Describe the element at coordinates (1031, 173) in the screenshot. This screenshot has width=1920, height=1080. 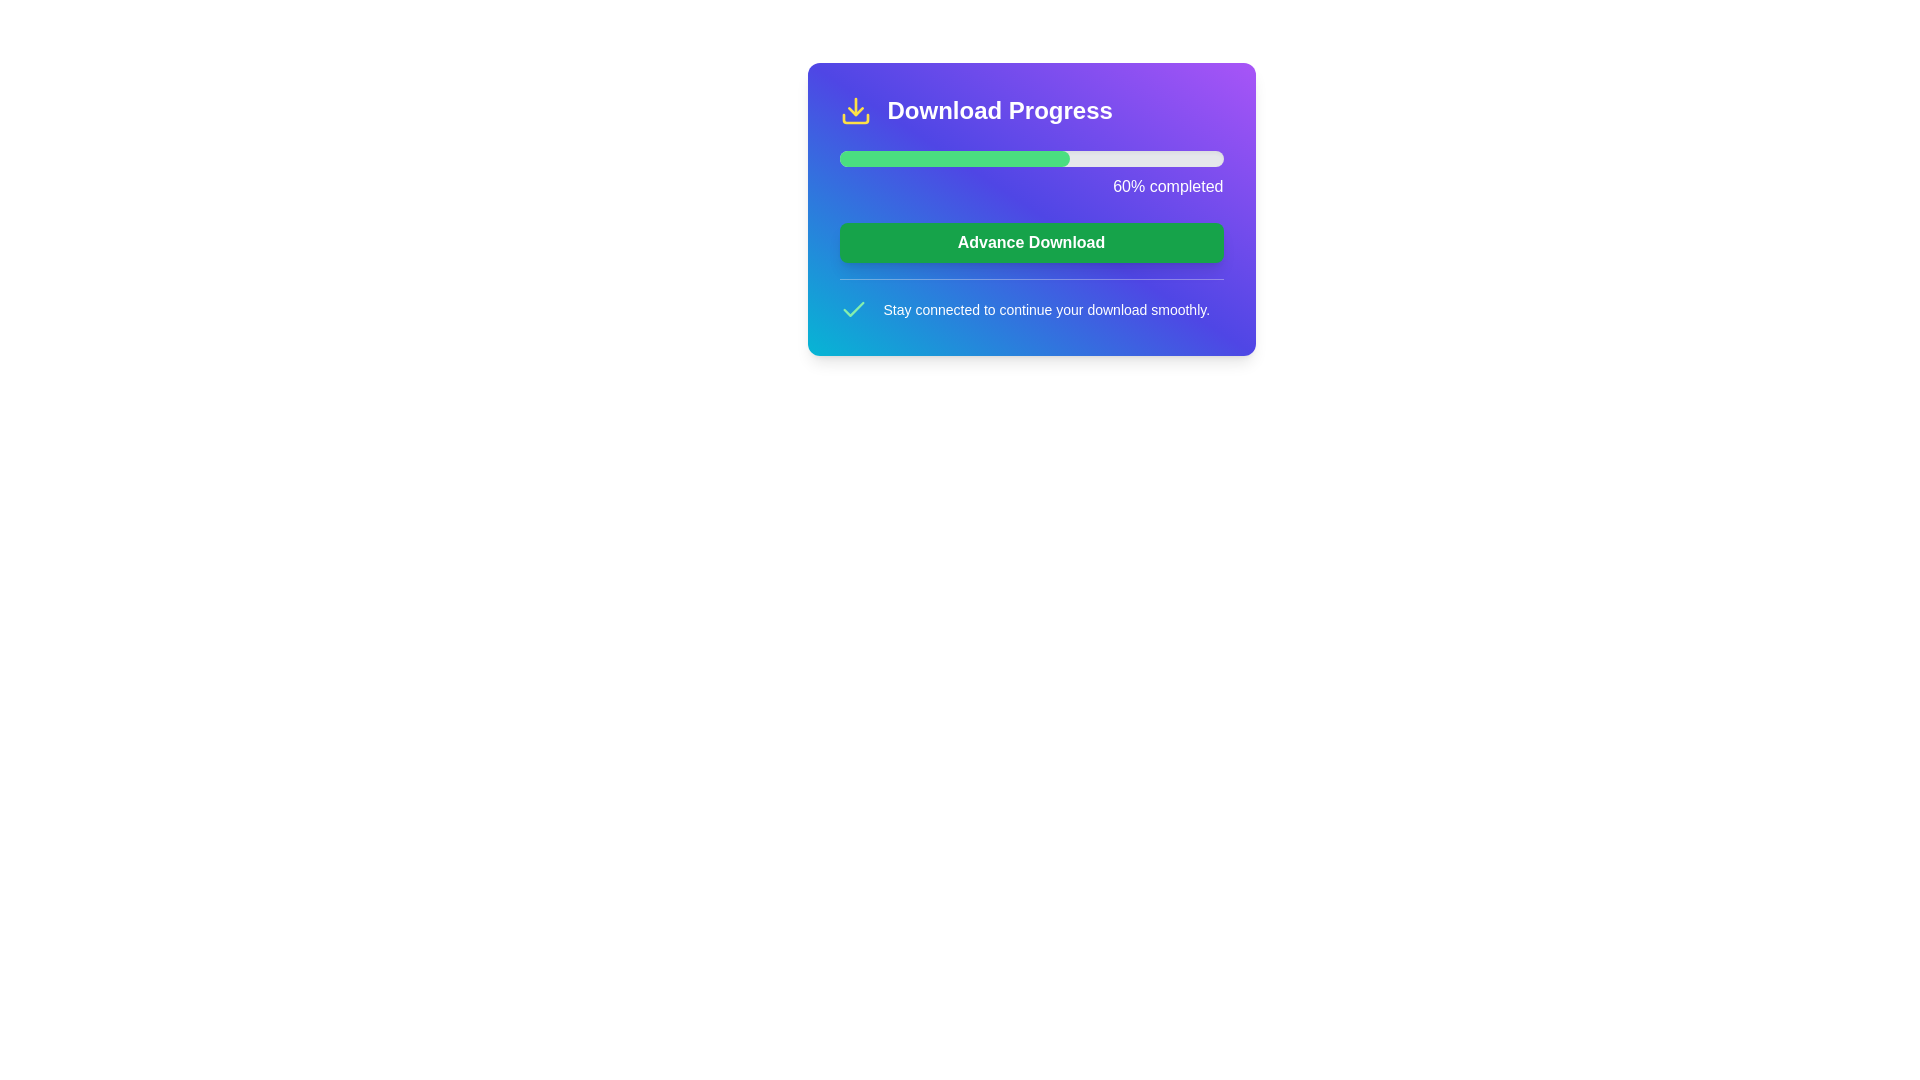
I see `the progress visually on the progress bar located below the title 'Download Progress', which indicates that the task is currently 60% complete` at that location.